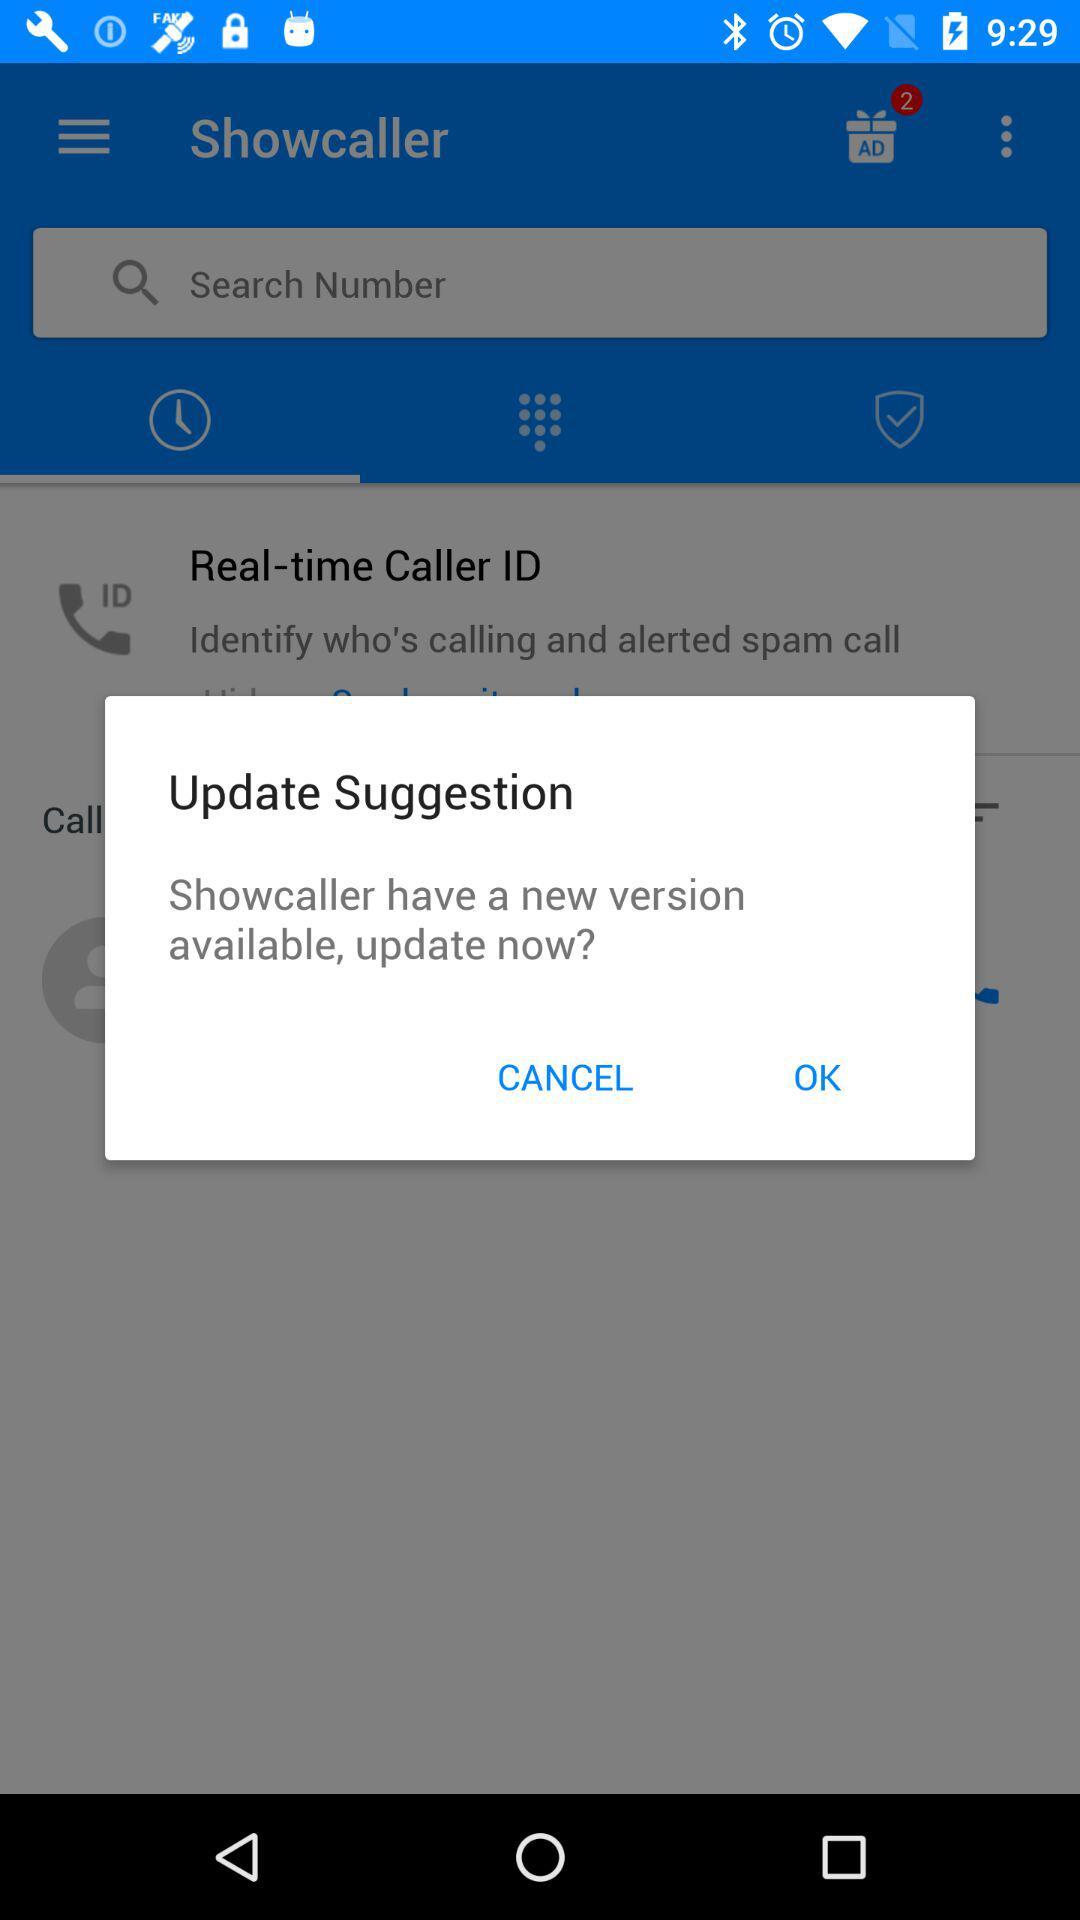  What do you see at coordinates (817, 1075) in the screenshot?
I see `item on the right` at bounding box center [817, 1075].